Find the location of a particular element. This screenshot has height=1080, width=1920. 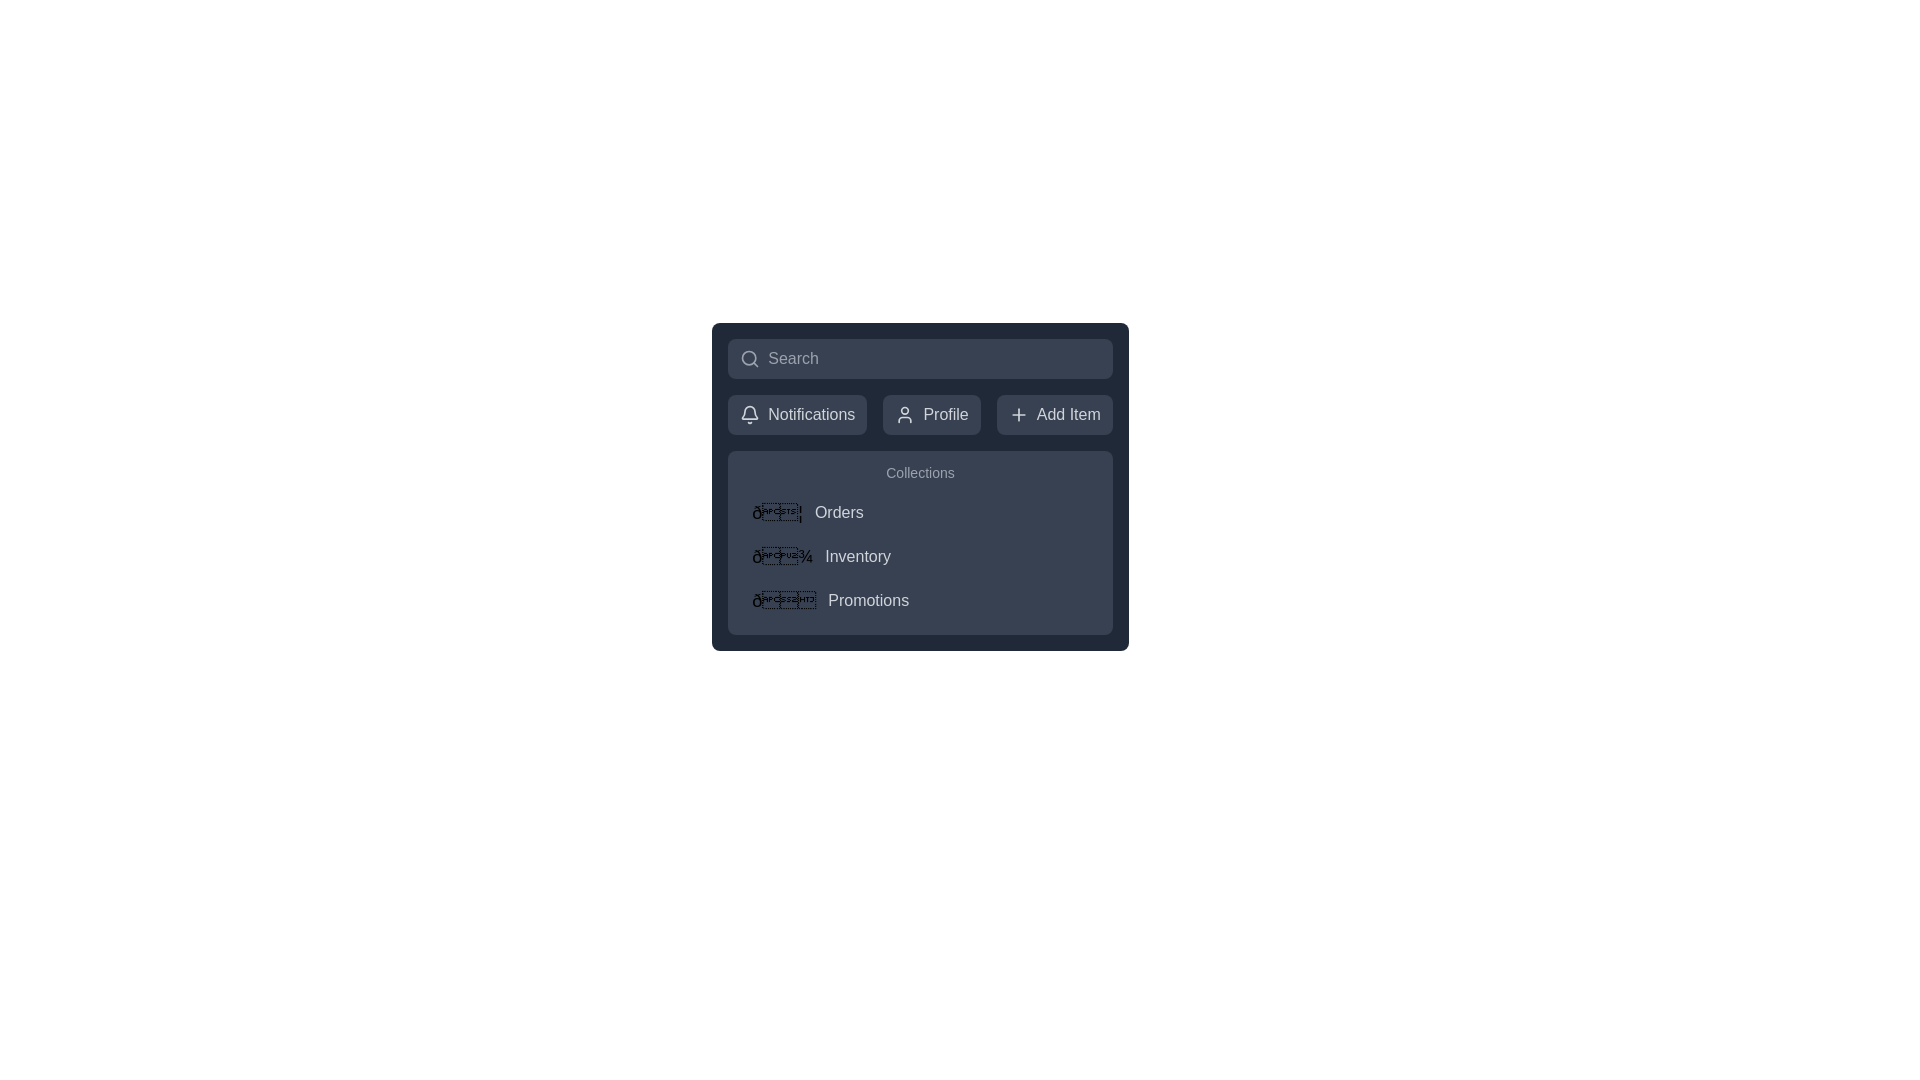

the party popper emoji icon located to the left of the 'Promotions' text in the 'Collections' section is located at coordinates (783, 600).